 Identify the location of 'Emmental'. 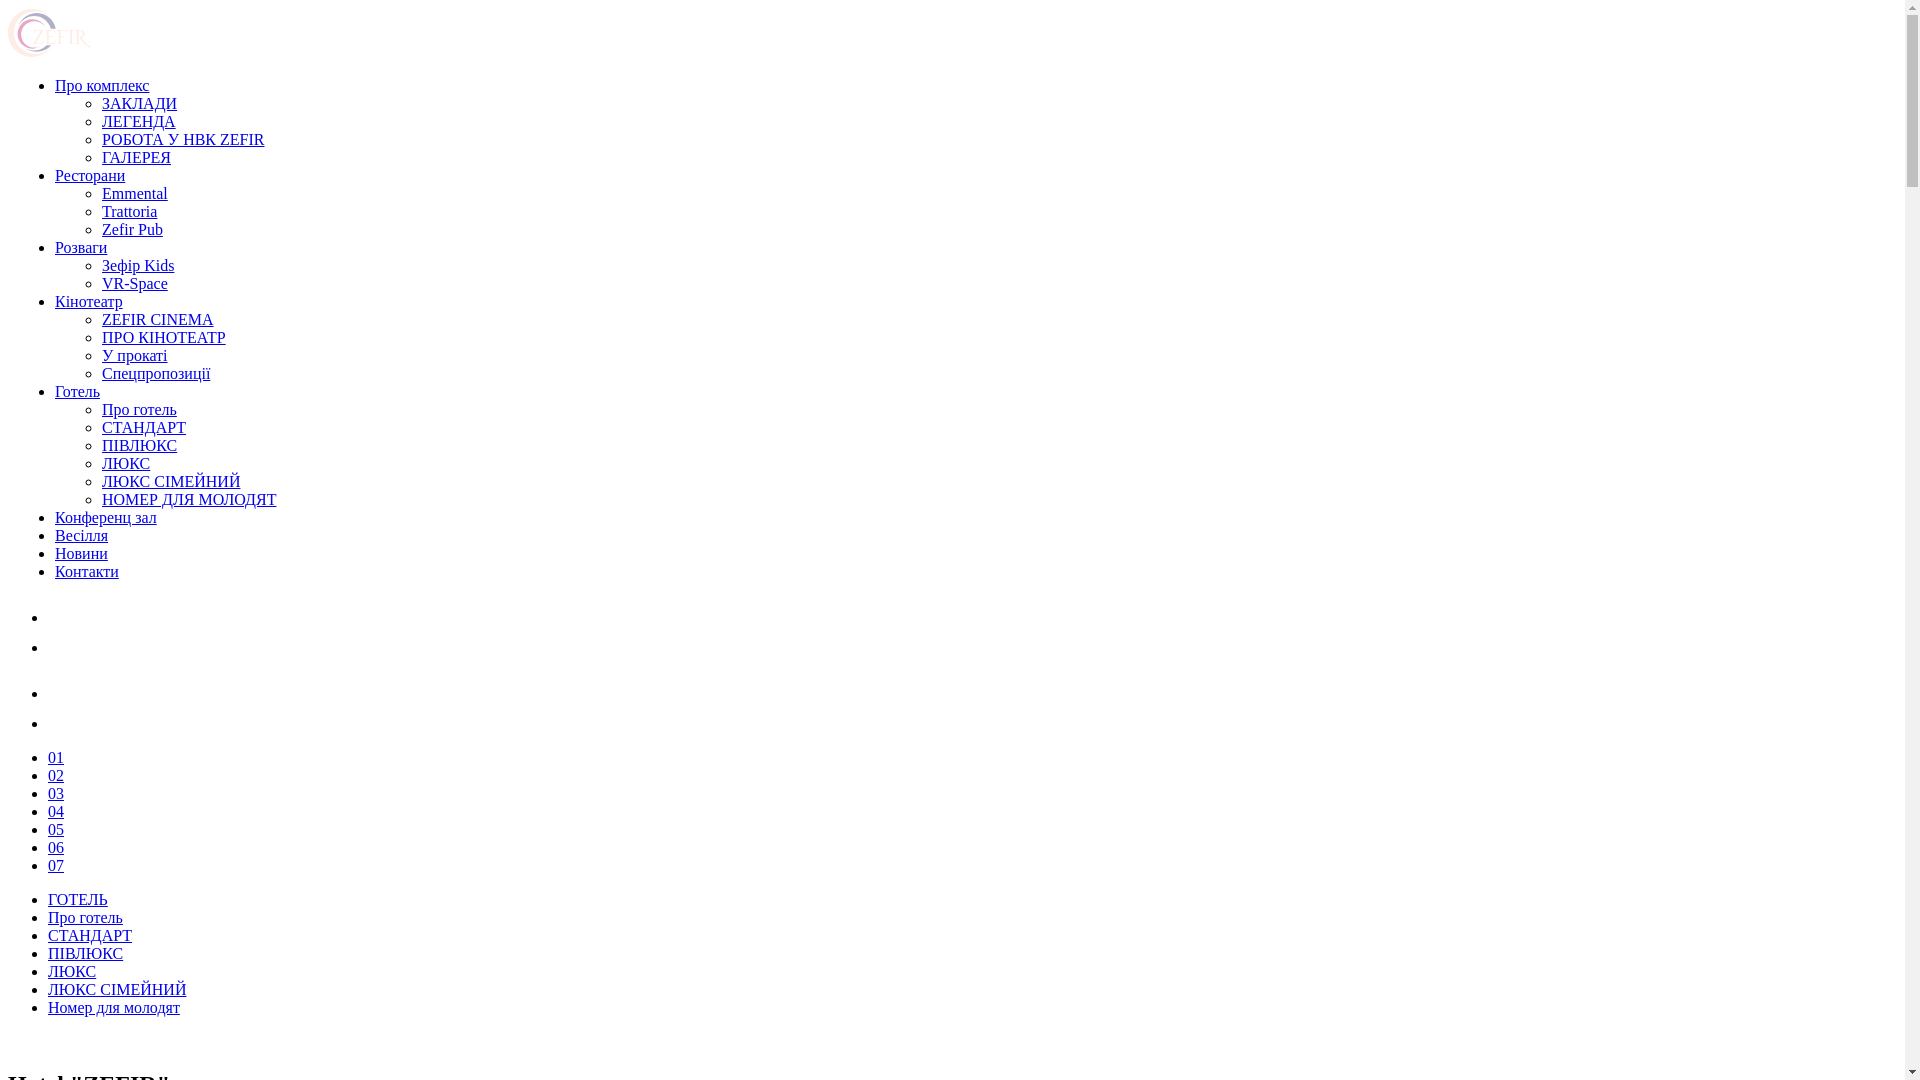
(133, 193).